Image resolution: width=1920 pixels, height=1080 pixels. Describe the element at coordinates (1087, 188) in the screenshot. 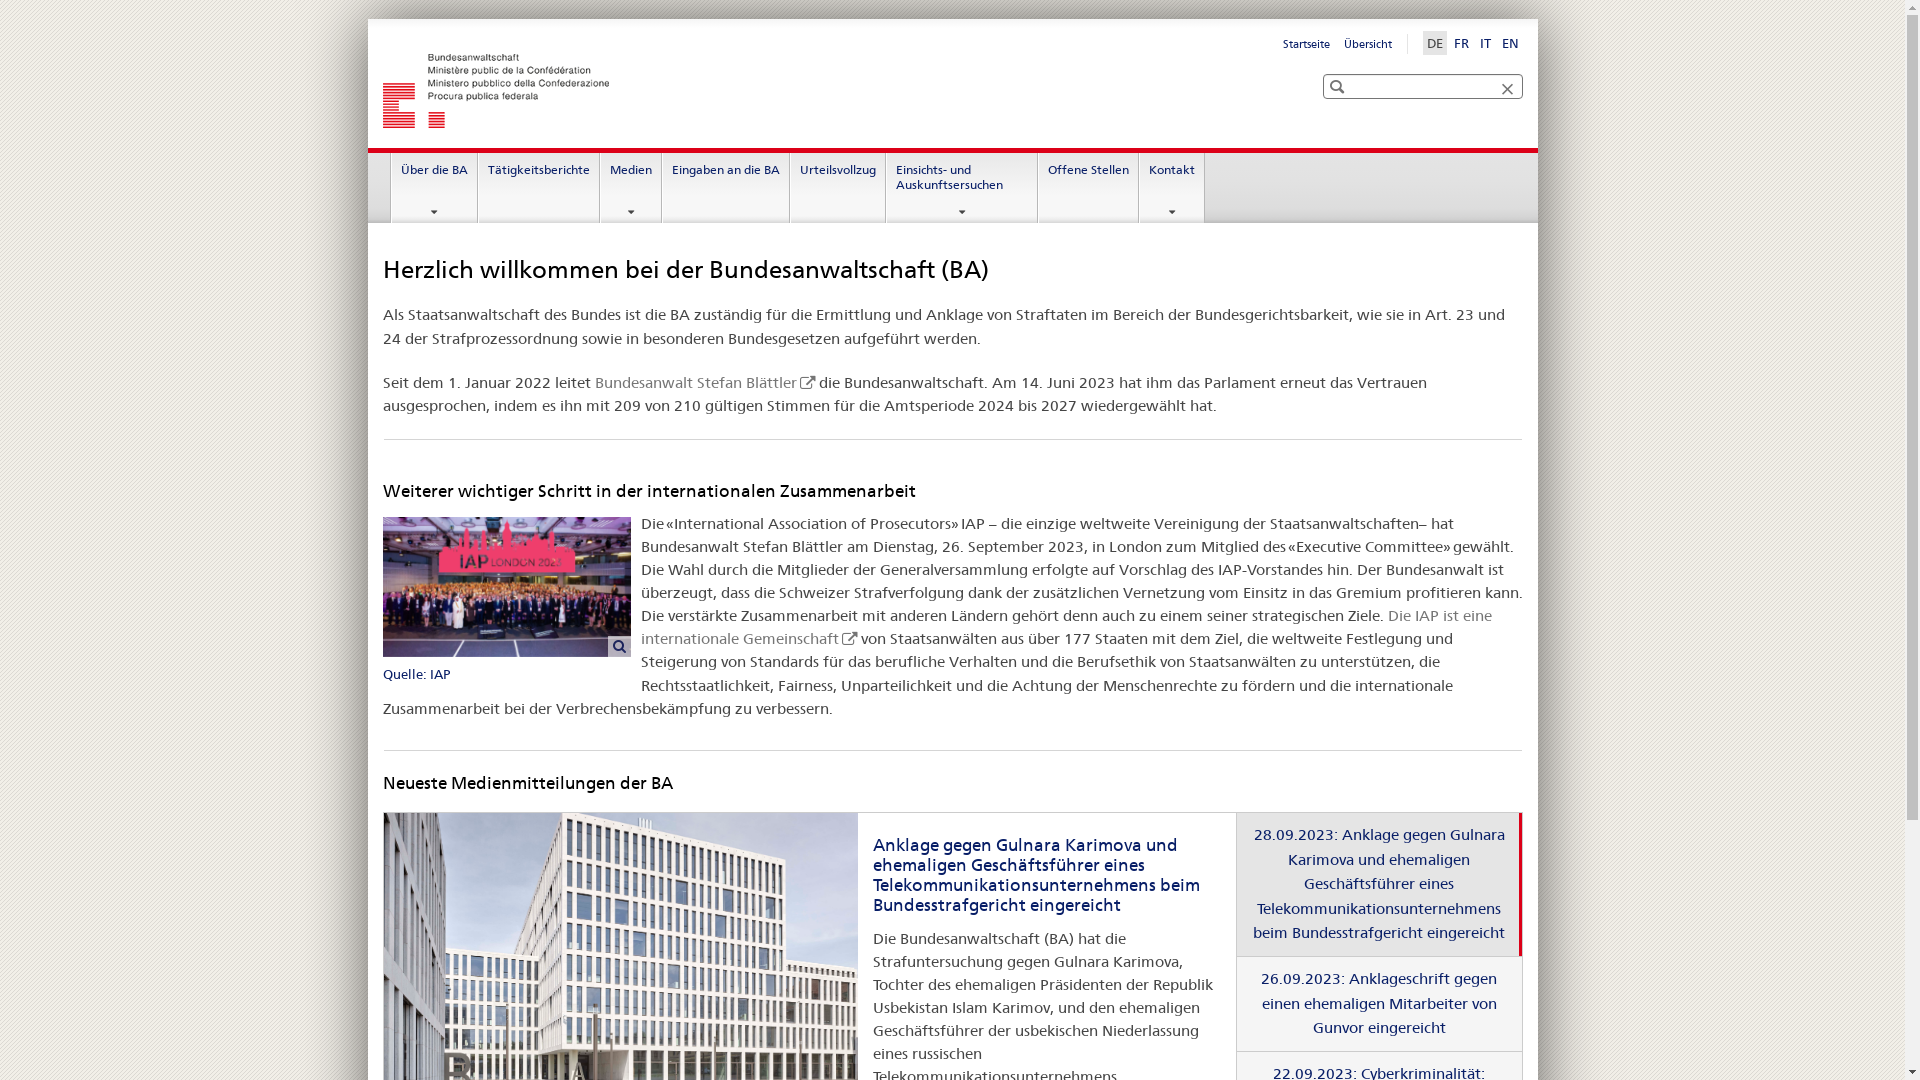

I see `'Offene Stellen'` at that location.